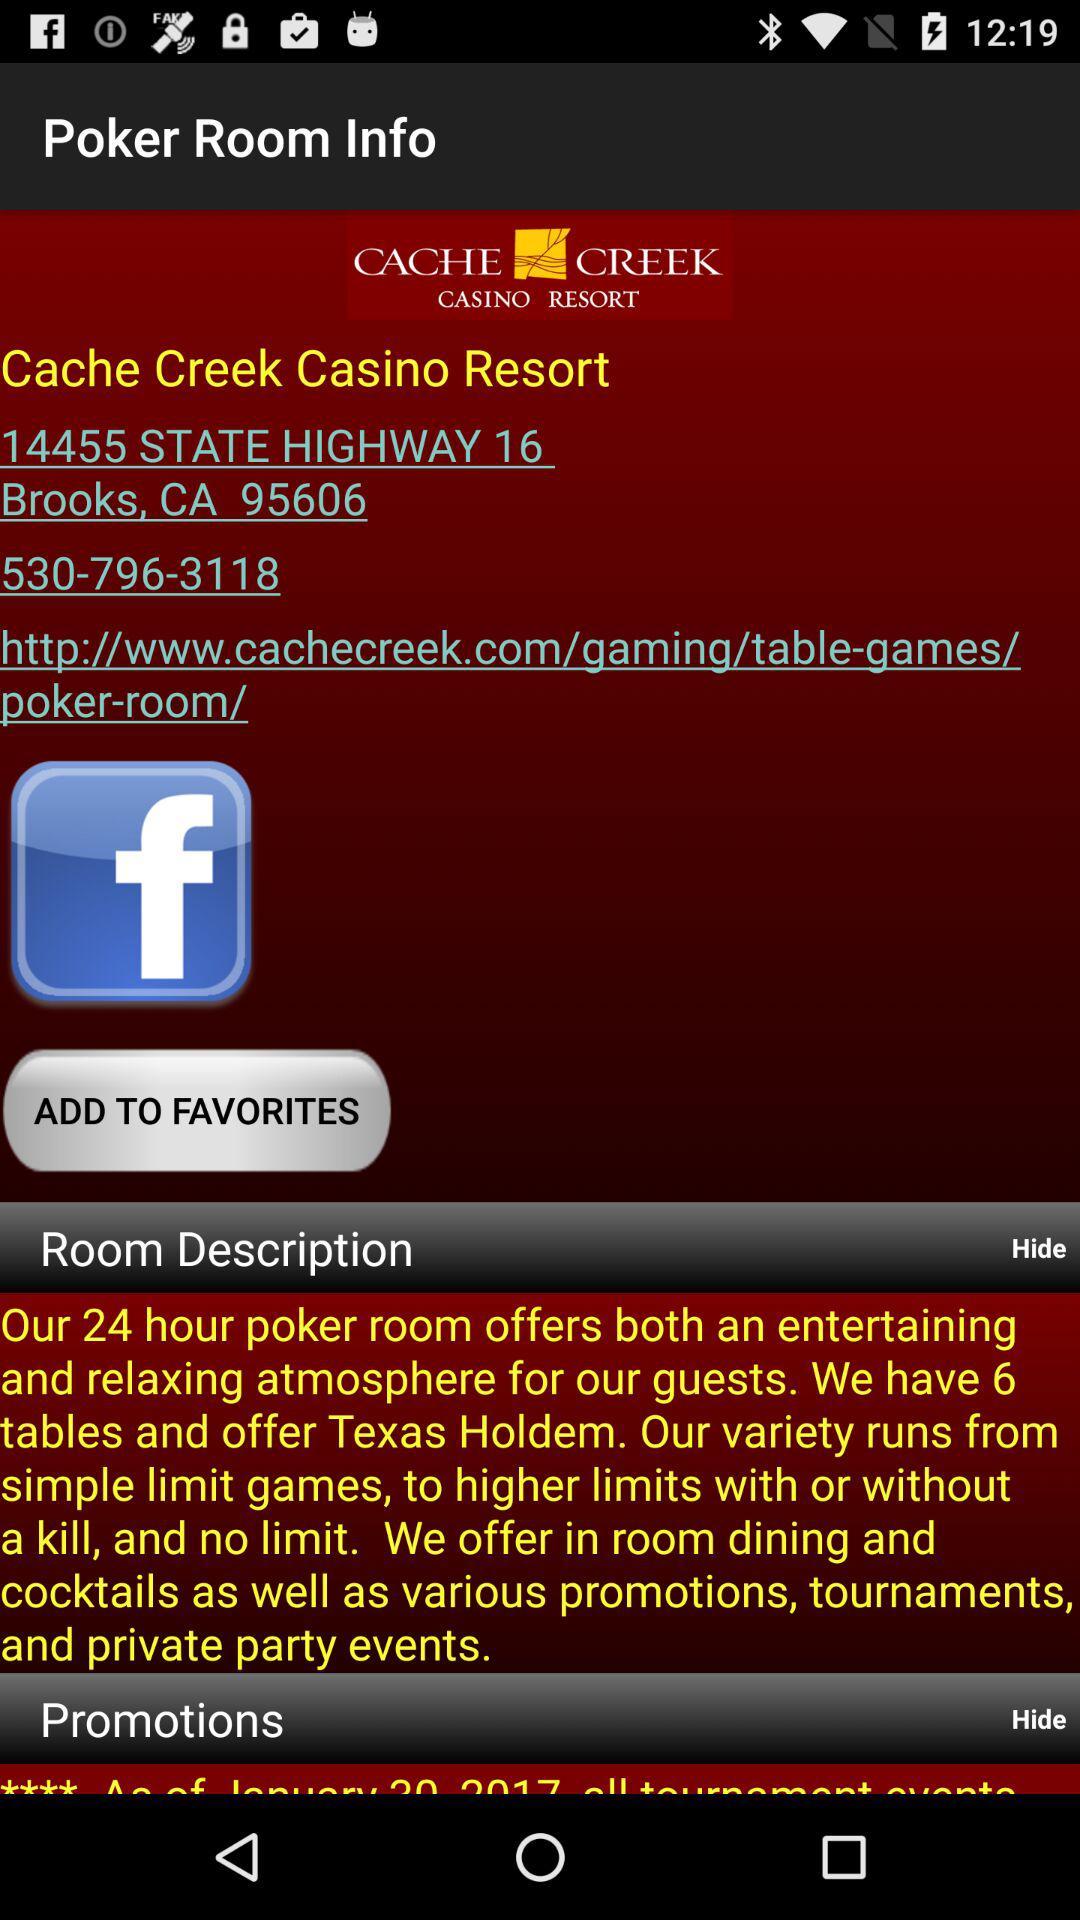 Image resolution: width=1080 pixels, height=1920 pixels. What do you see at coordinates (131, 886) in the screenshot?
I see `facebook page` at bounding box center [131, 886].